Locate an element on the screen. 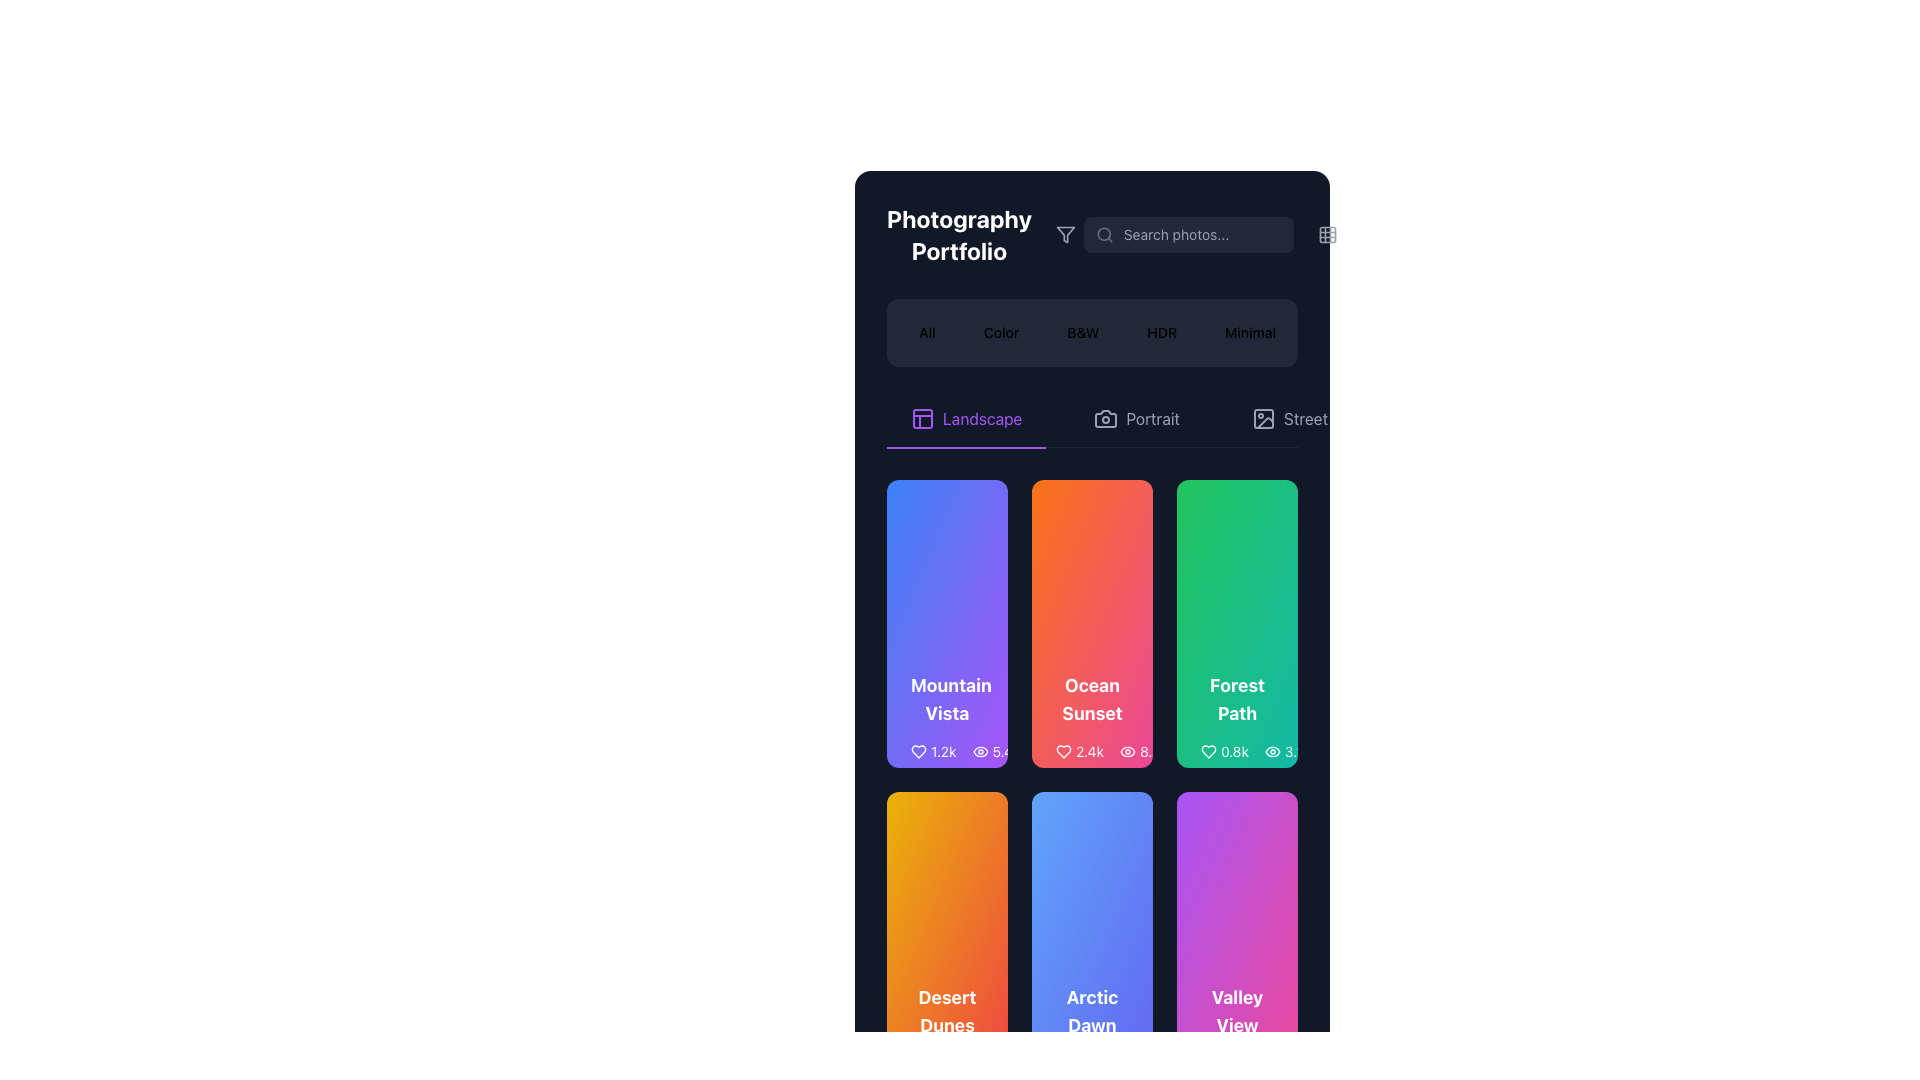 The height and width of the screenshot is (1080, 1920). the "views" icon located at the bottom of the card for the item 'Ocean Sunset', which shows the view count '5.4k' is located at coordinates (980, 752).